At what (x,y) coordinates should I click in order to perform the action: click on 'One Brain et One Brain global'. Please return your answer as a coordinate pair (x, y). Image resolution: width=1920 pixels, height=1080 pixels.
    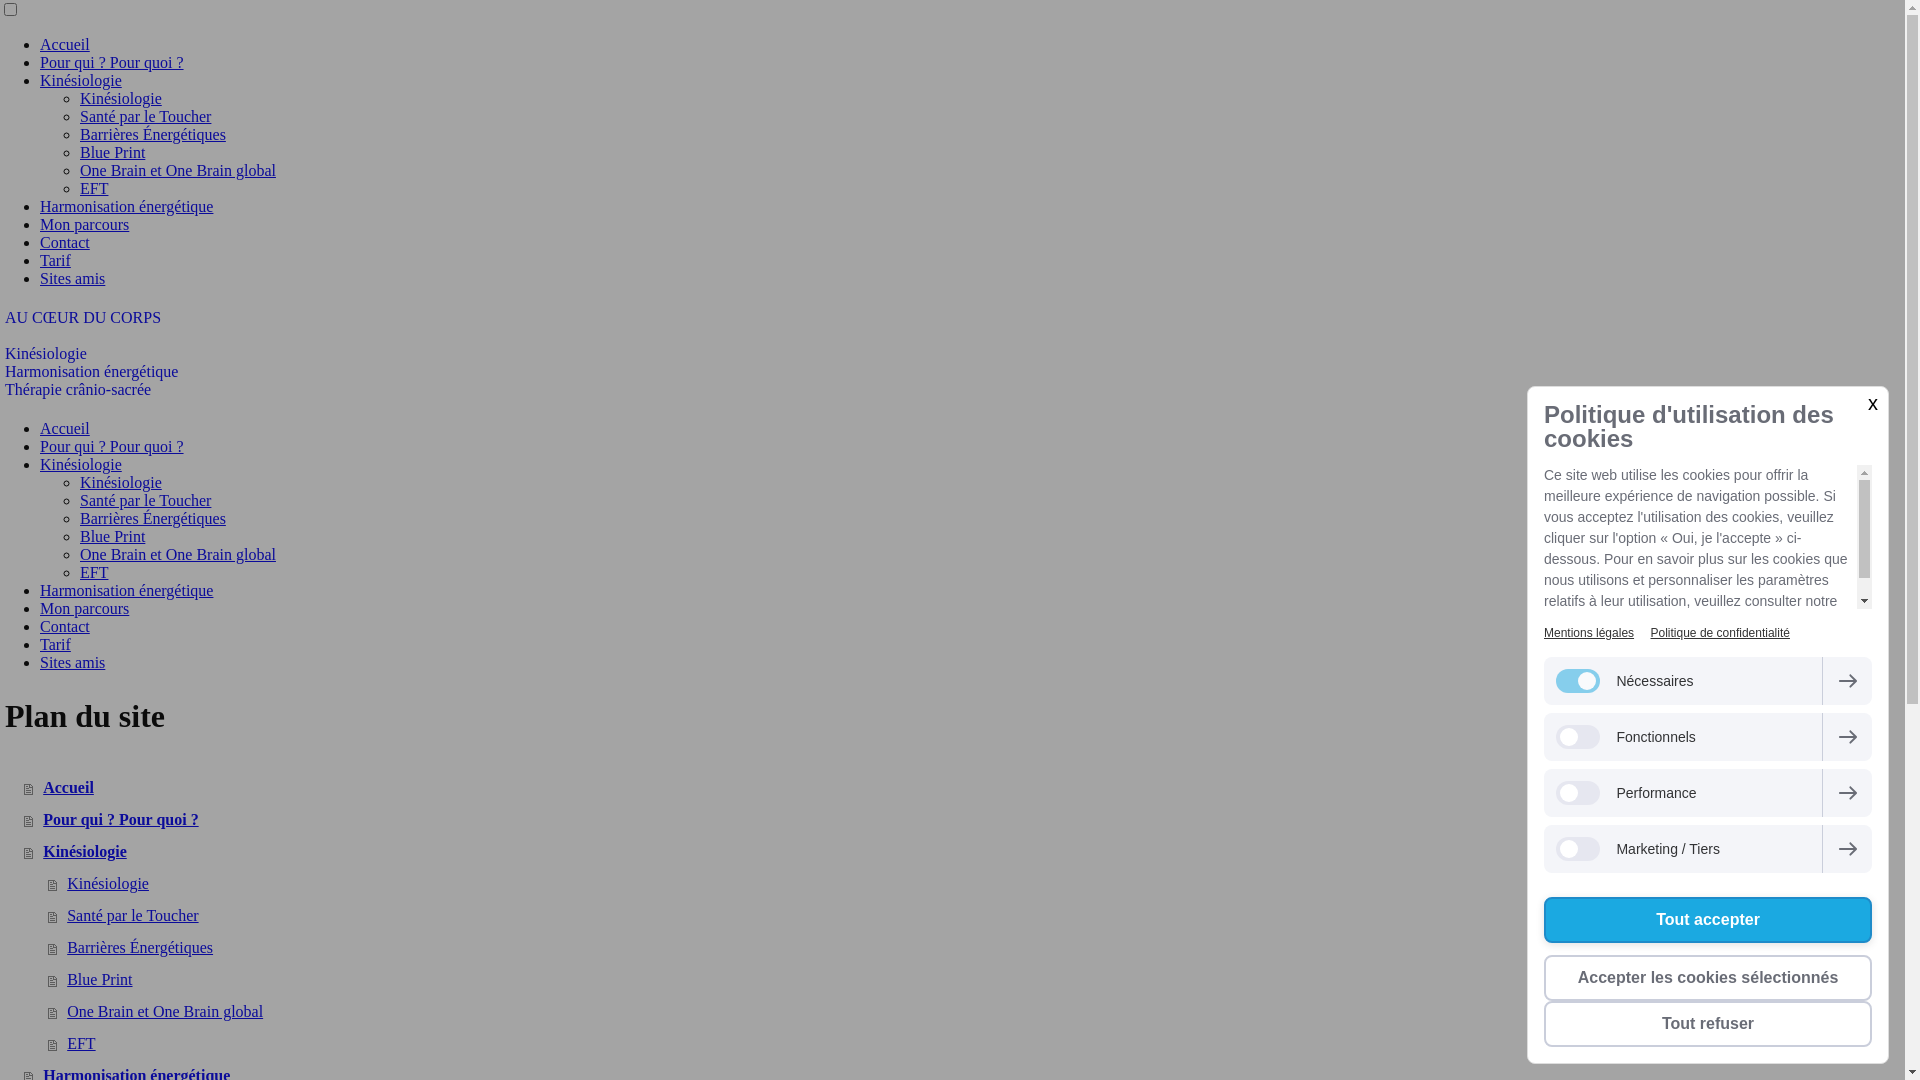
    Looking at the image, I should click on (976, 1011).